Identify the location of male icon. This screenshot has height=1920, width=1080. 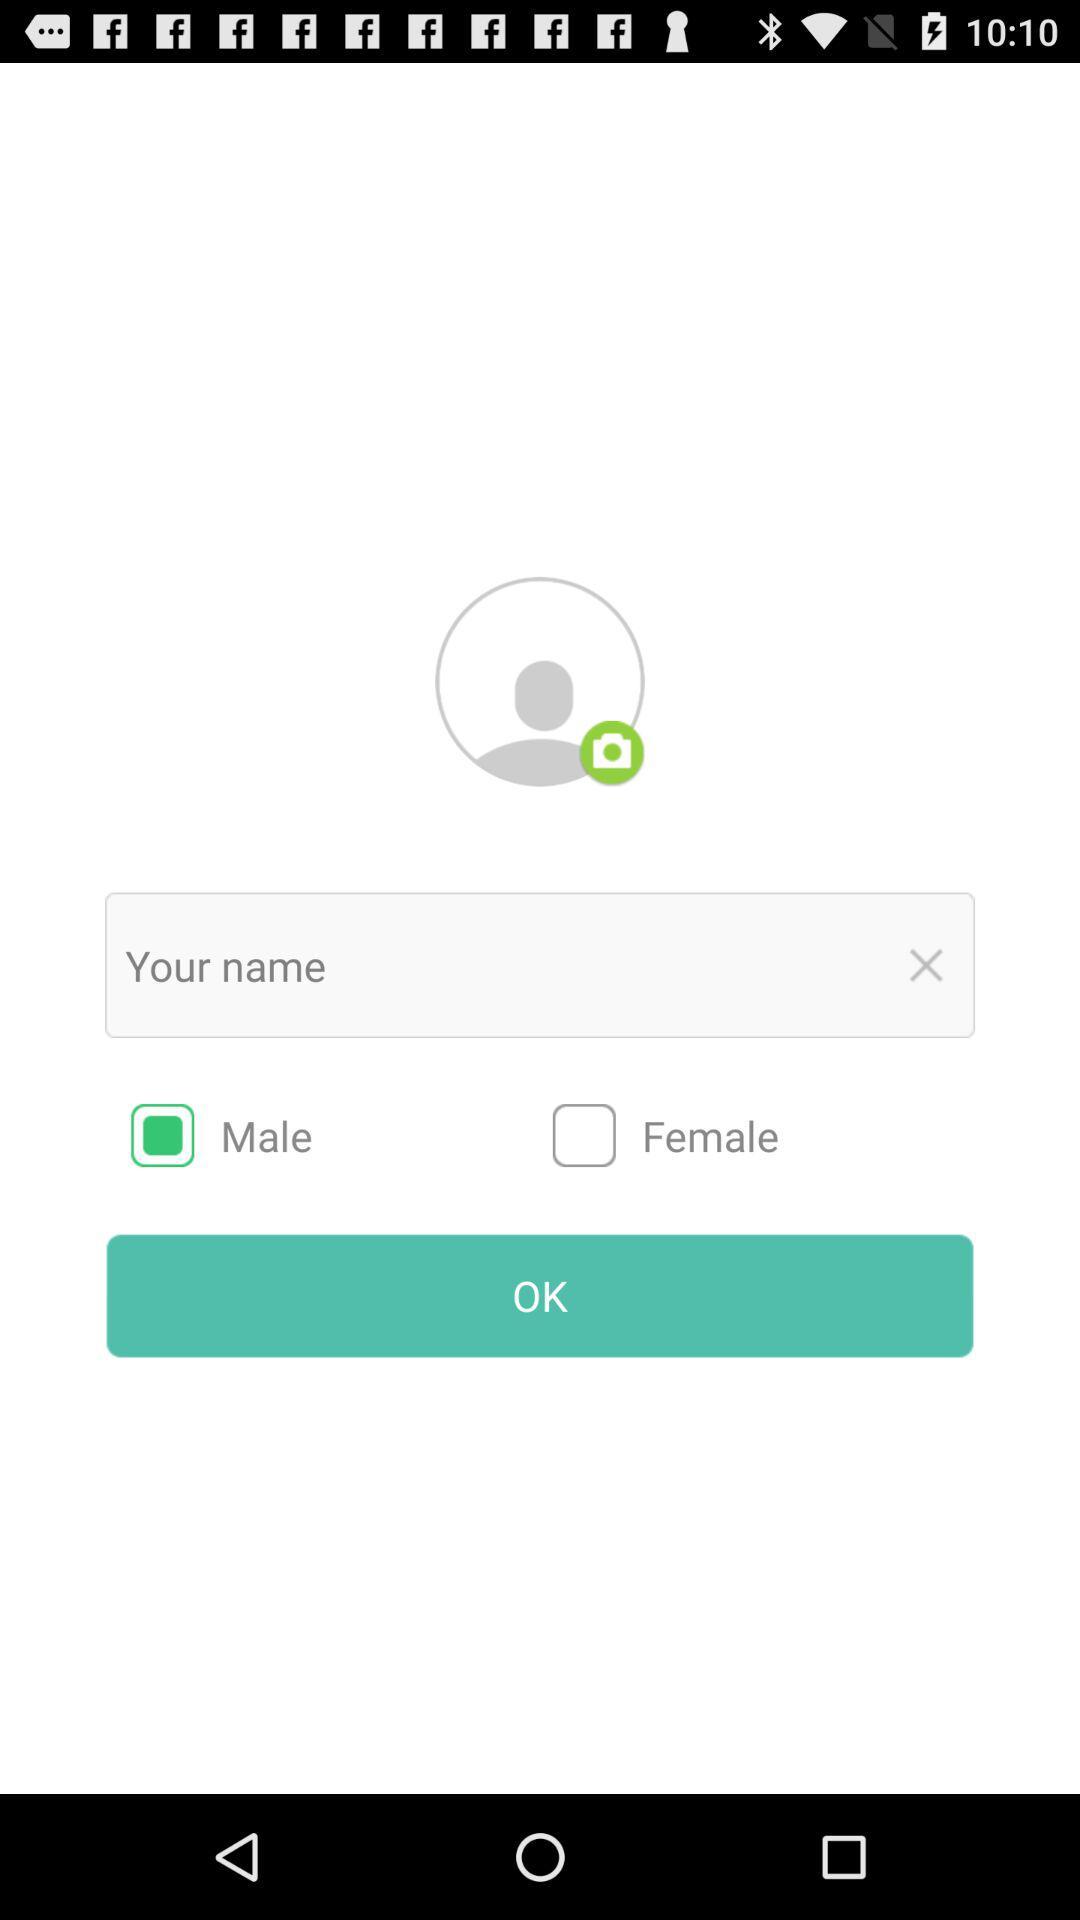
(341, 1135).